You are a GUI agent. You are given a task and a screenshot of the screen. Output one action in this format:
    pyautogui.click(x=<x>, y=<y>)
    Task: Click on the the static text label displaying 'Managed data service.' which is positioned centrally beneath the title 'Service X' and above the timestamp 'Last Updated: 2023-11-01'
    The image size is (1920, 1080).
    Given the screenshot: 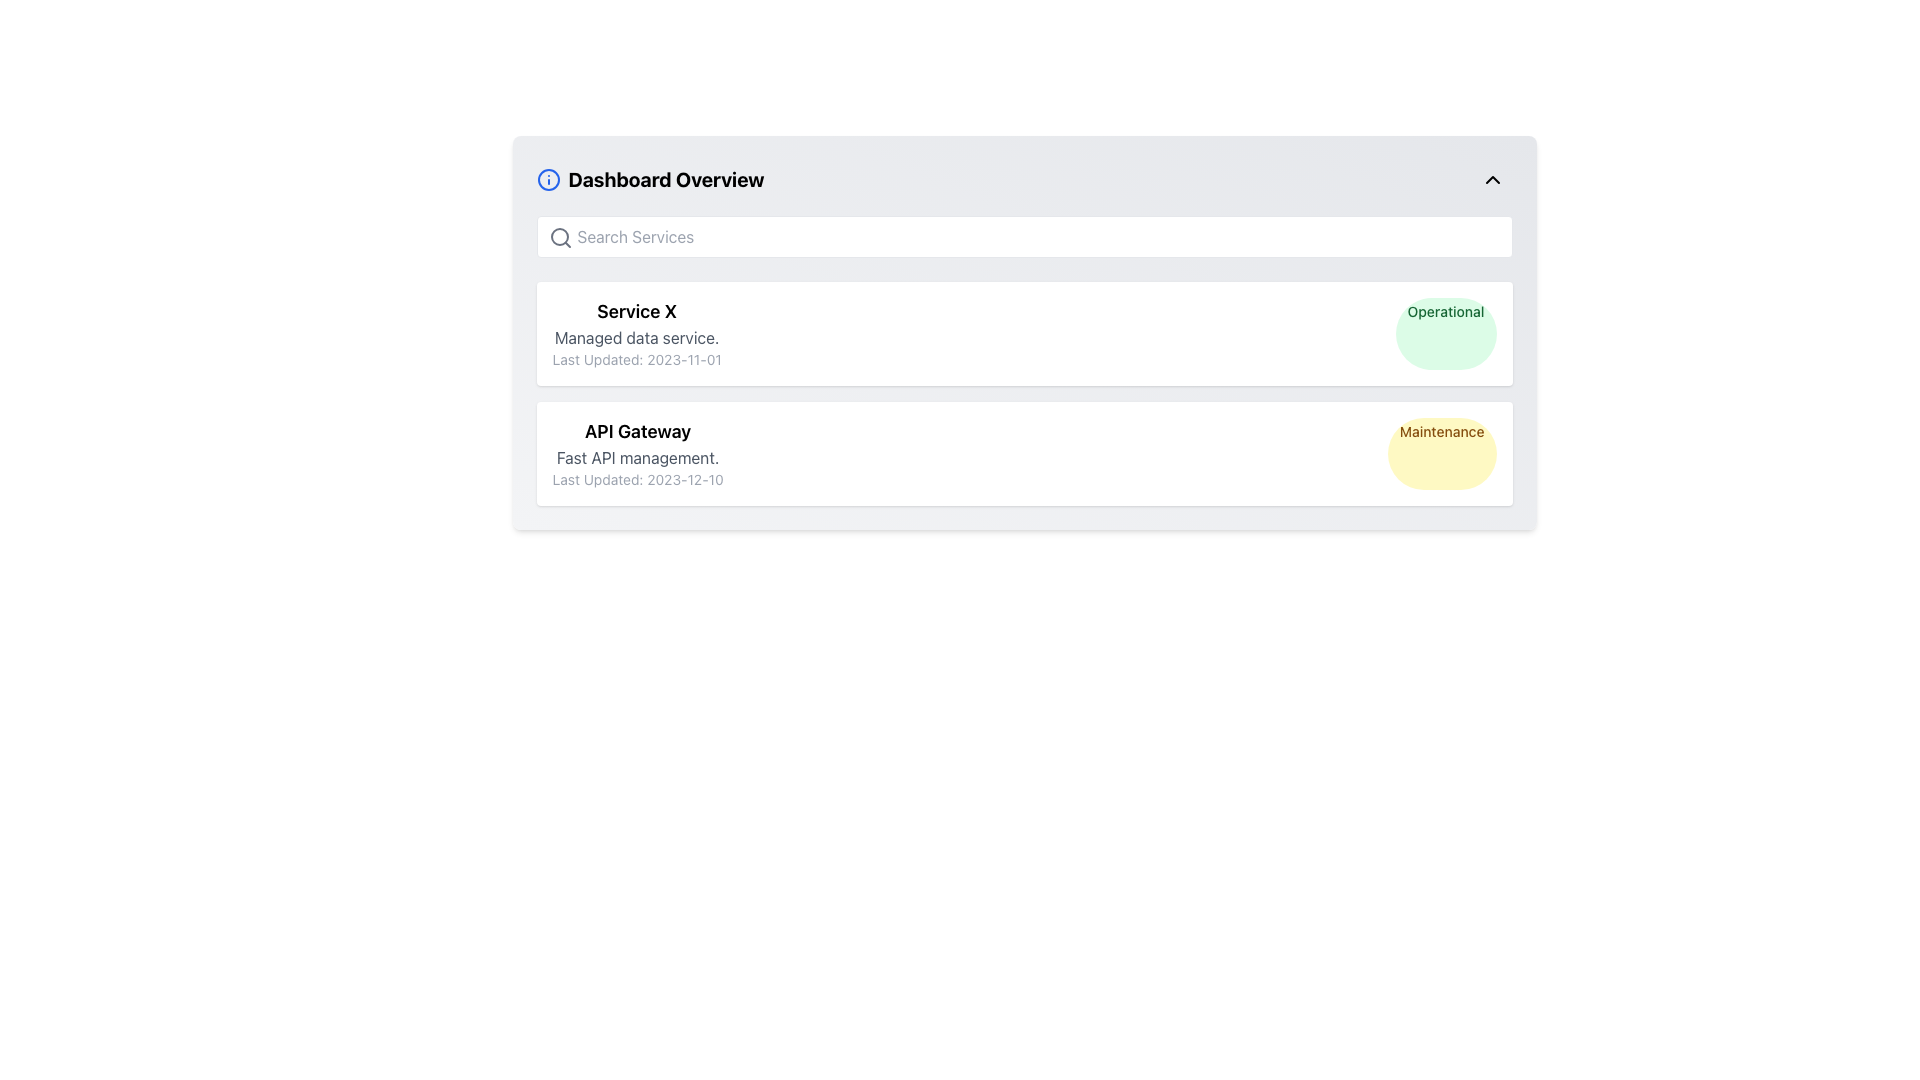 What is the action you would take?
    pyautogui.click(x=636, y=337)
    